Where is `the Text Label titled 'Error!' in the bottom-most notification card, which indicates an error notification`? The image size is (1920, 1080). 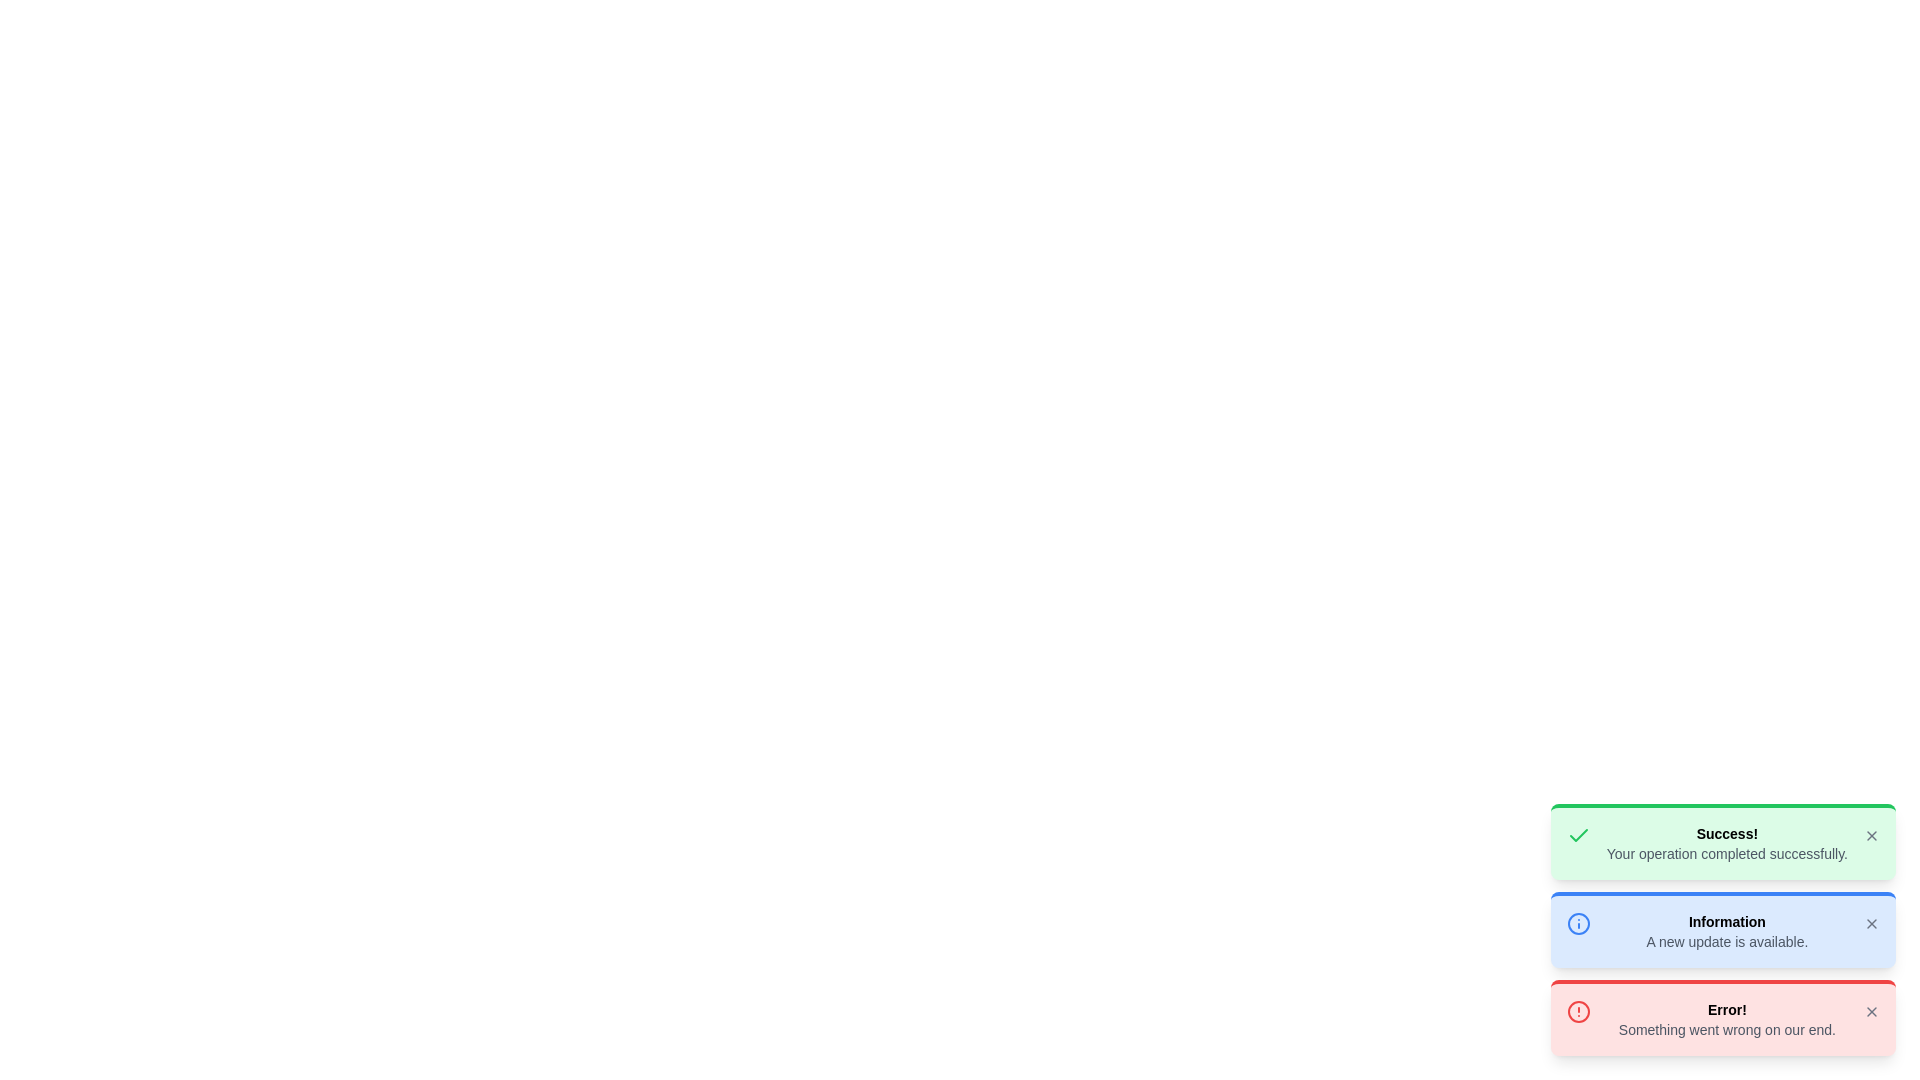
the Text Label titled 'Error!' in the bottom-most notification card, which indicates an error notification is located at coordinates (1726, 1010).